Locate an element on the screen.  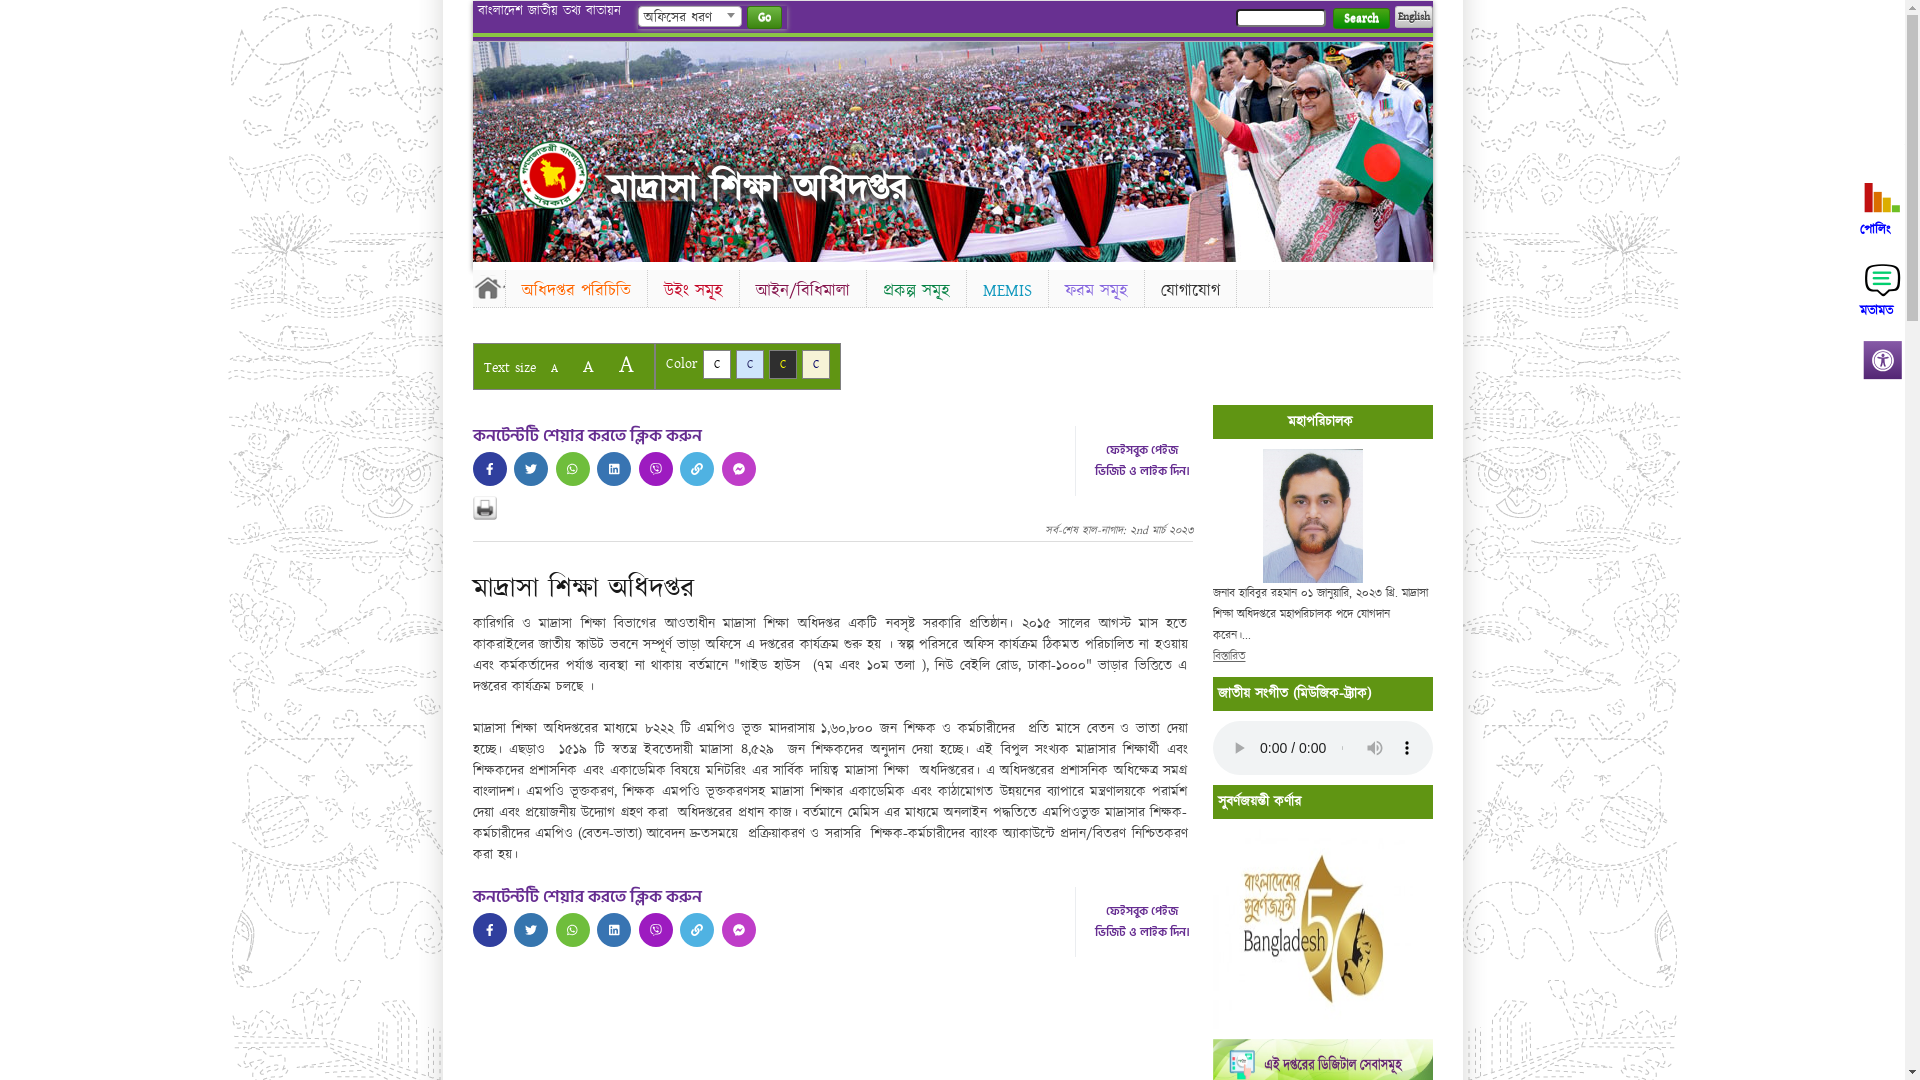
'Next' is located at coordinates (1411, 145).